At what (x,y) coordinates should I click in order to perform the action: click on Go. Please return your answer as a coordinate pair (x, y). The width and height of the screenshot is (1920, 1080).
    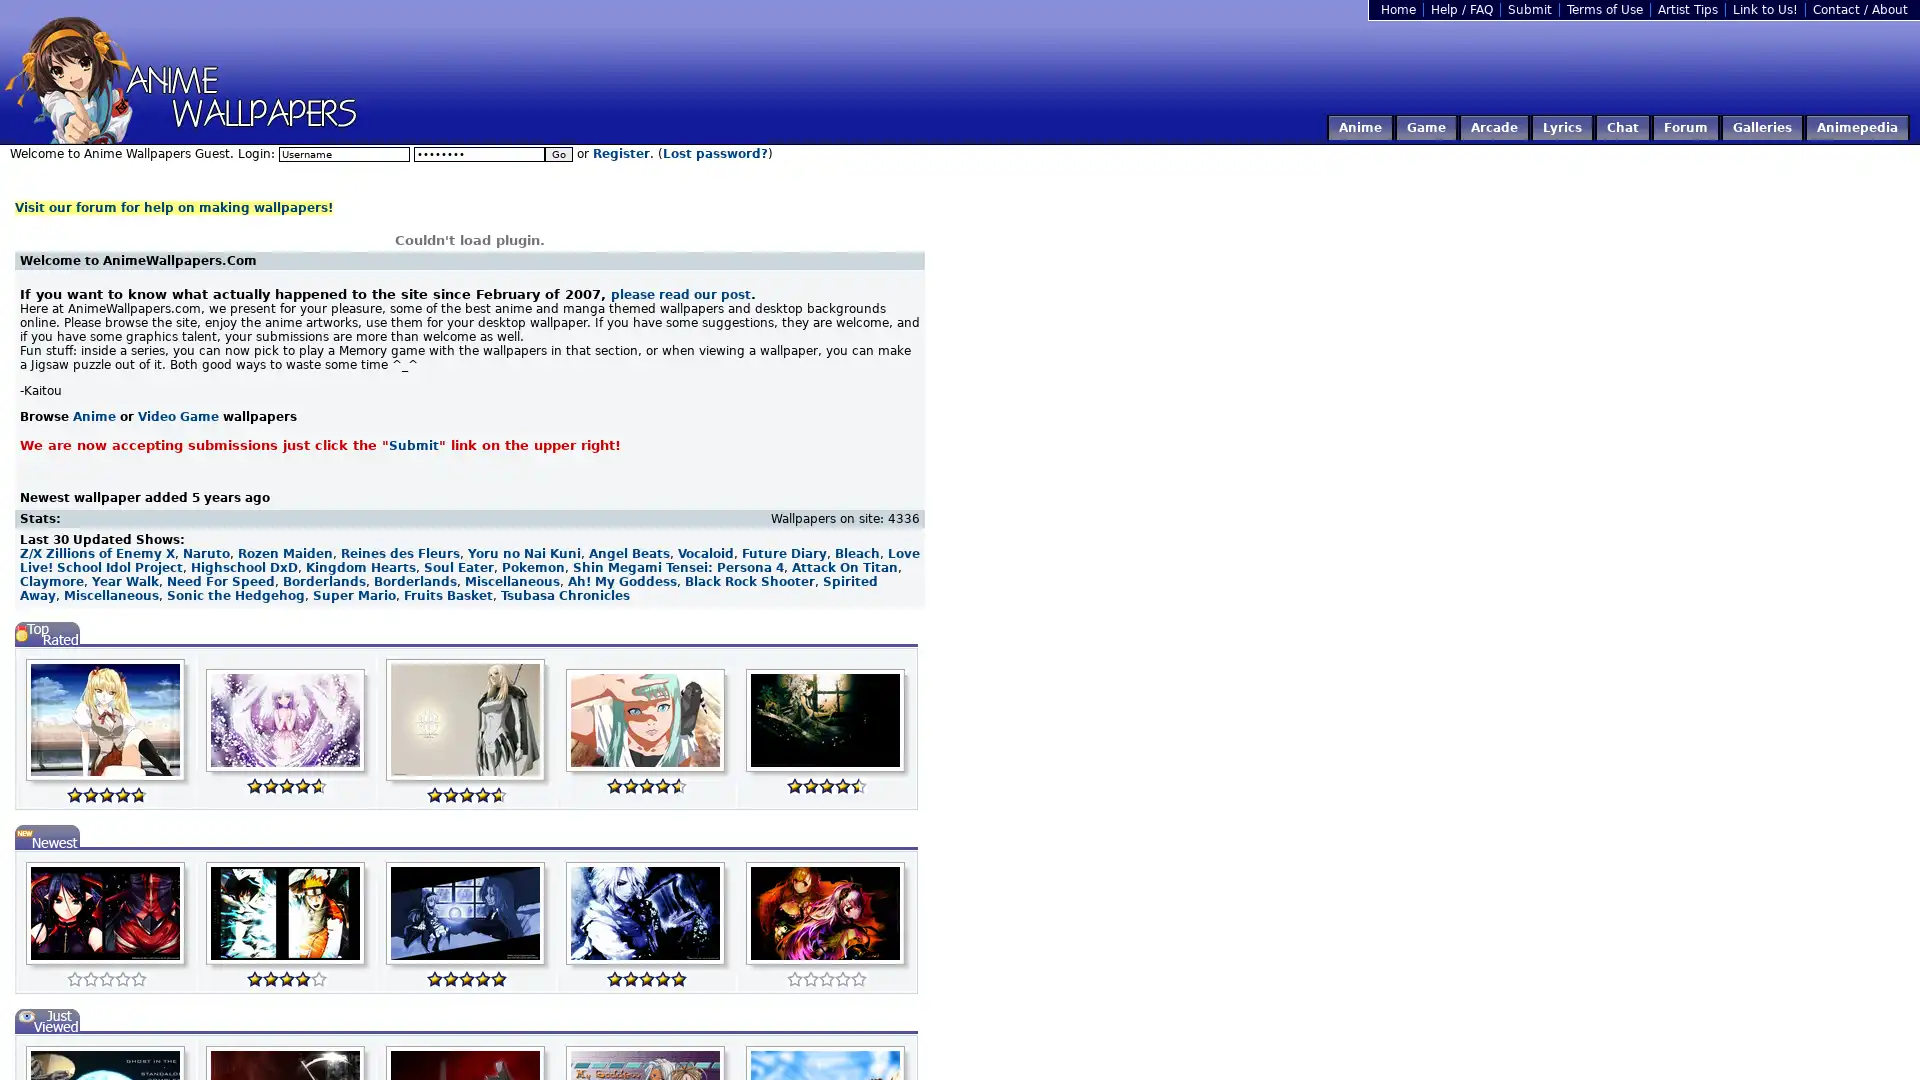
    Looking at the image, I should click on (558, 153).